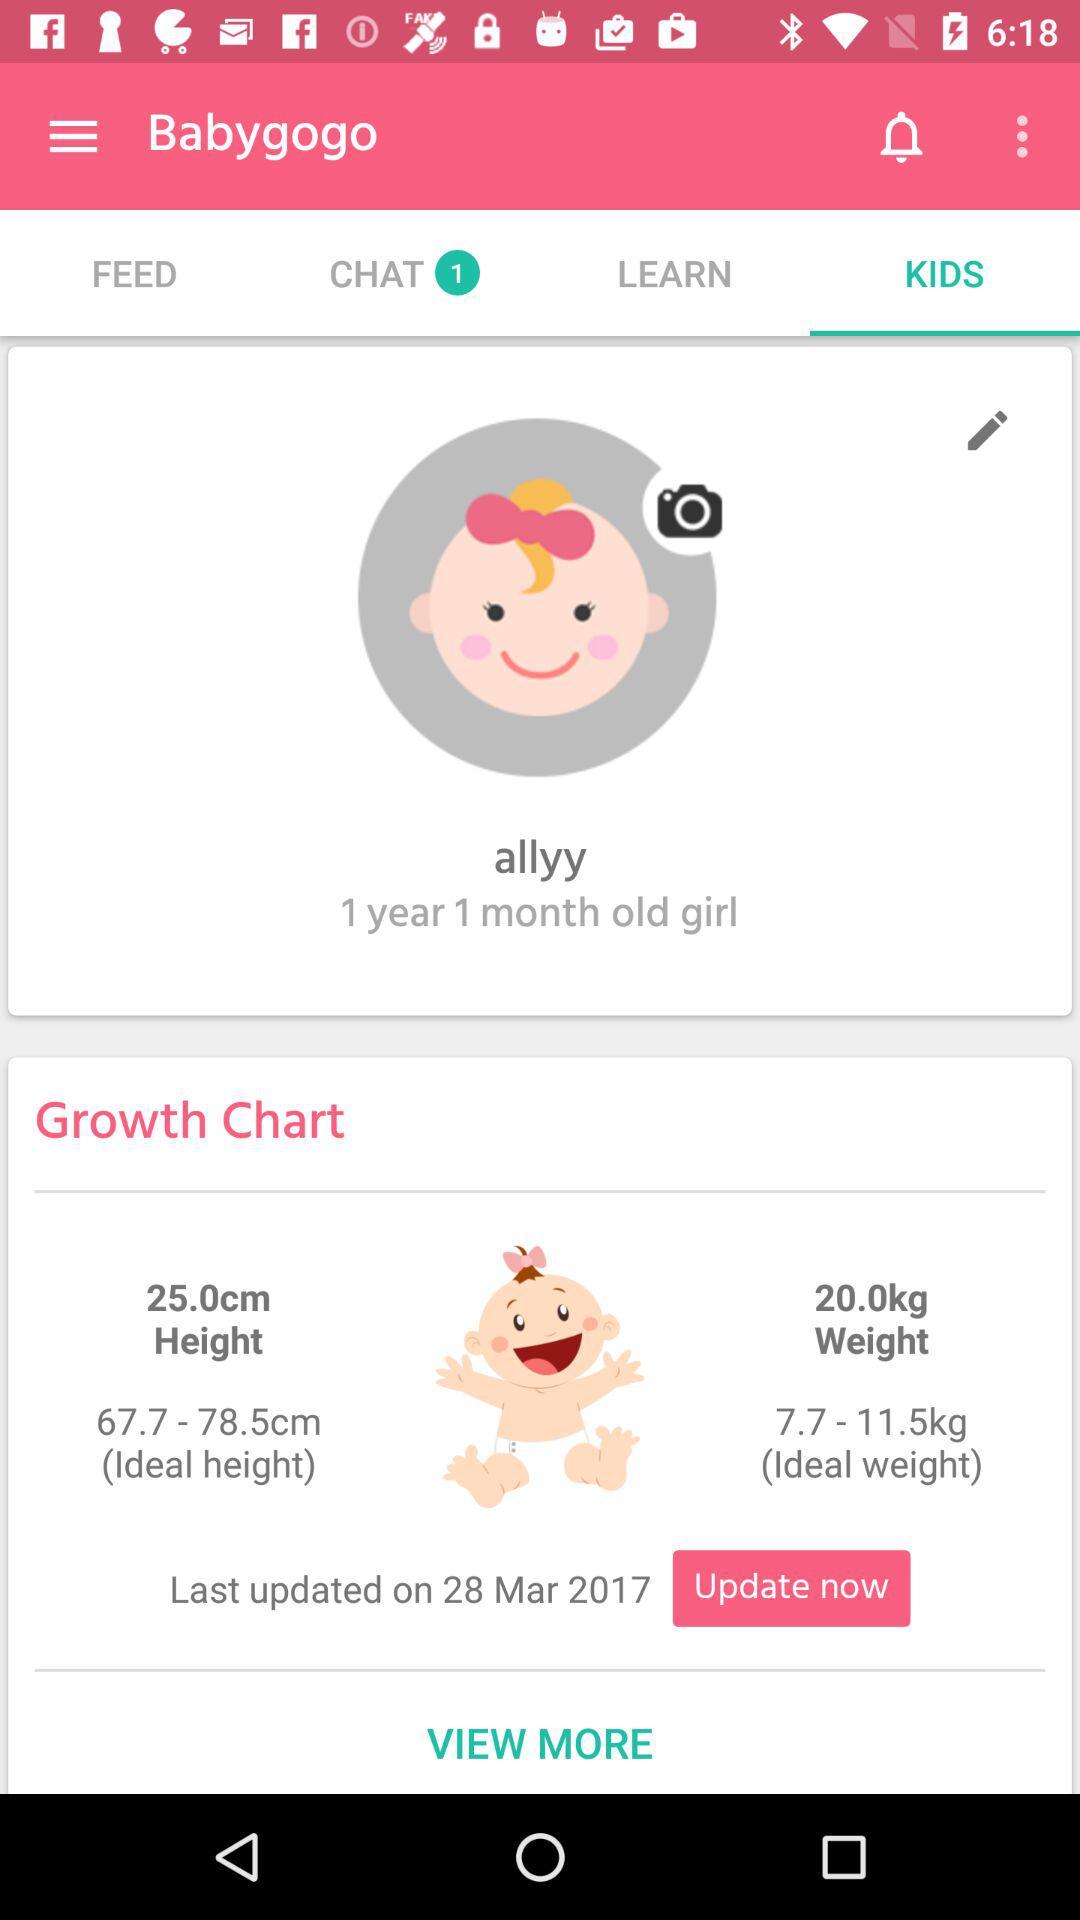 The height and width of the screenshot is (1920, 1080). What do you see at coordinates (986, 429) in the screenshot?
I see `write the image` at bounding box center [986, 429].